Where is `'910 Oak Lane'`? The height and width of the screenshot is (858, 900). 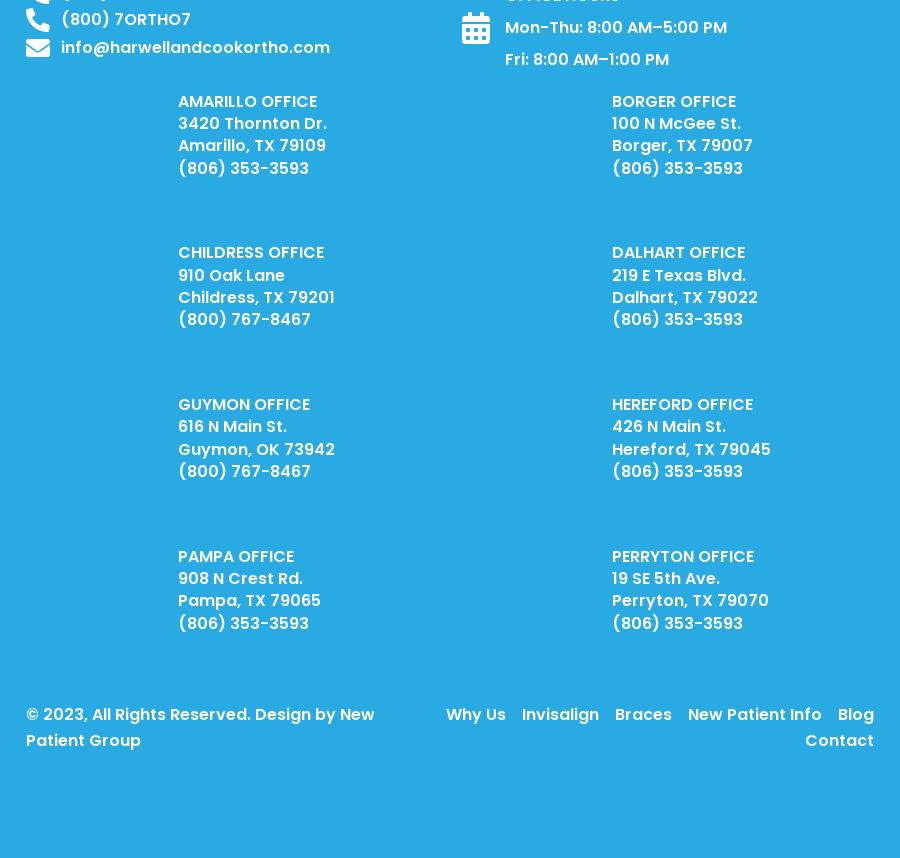
'910 Oak Lane' is located at coordinates (177, 274).